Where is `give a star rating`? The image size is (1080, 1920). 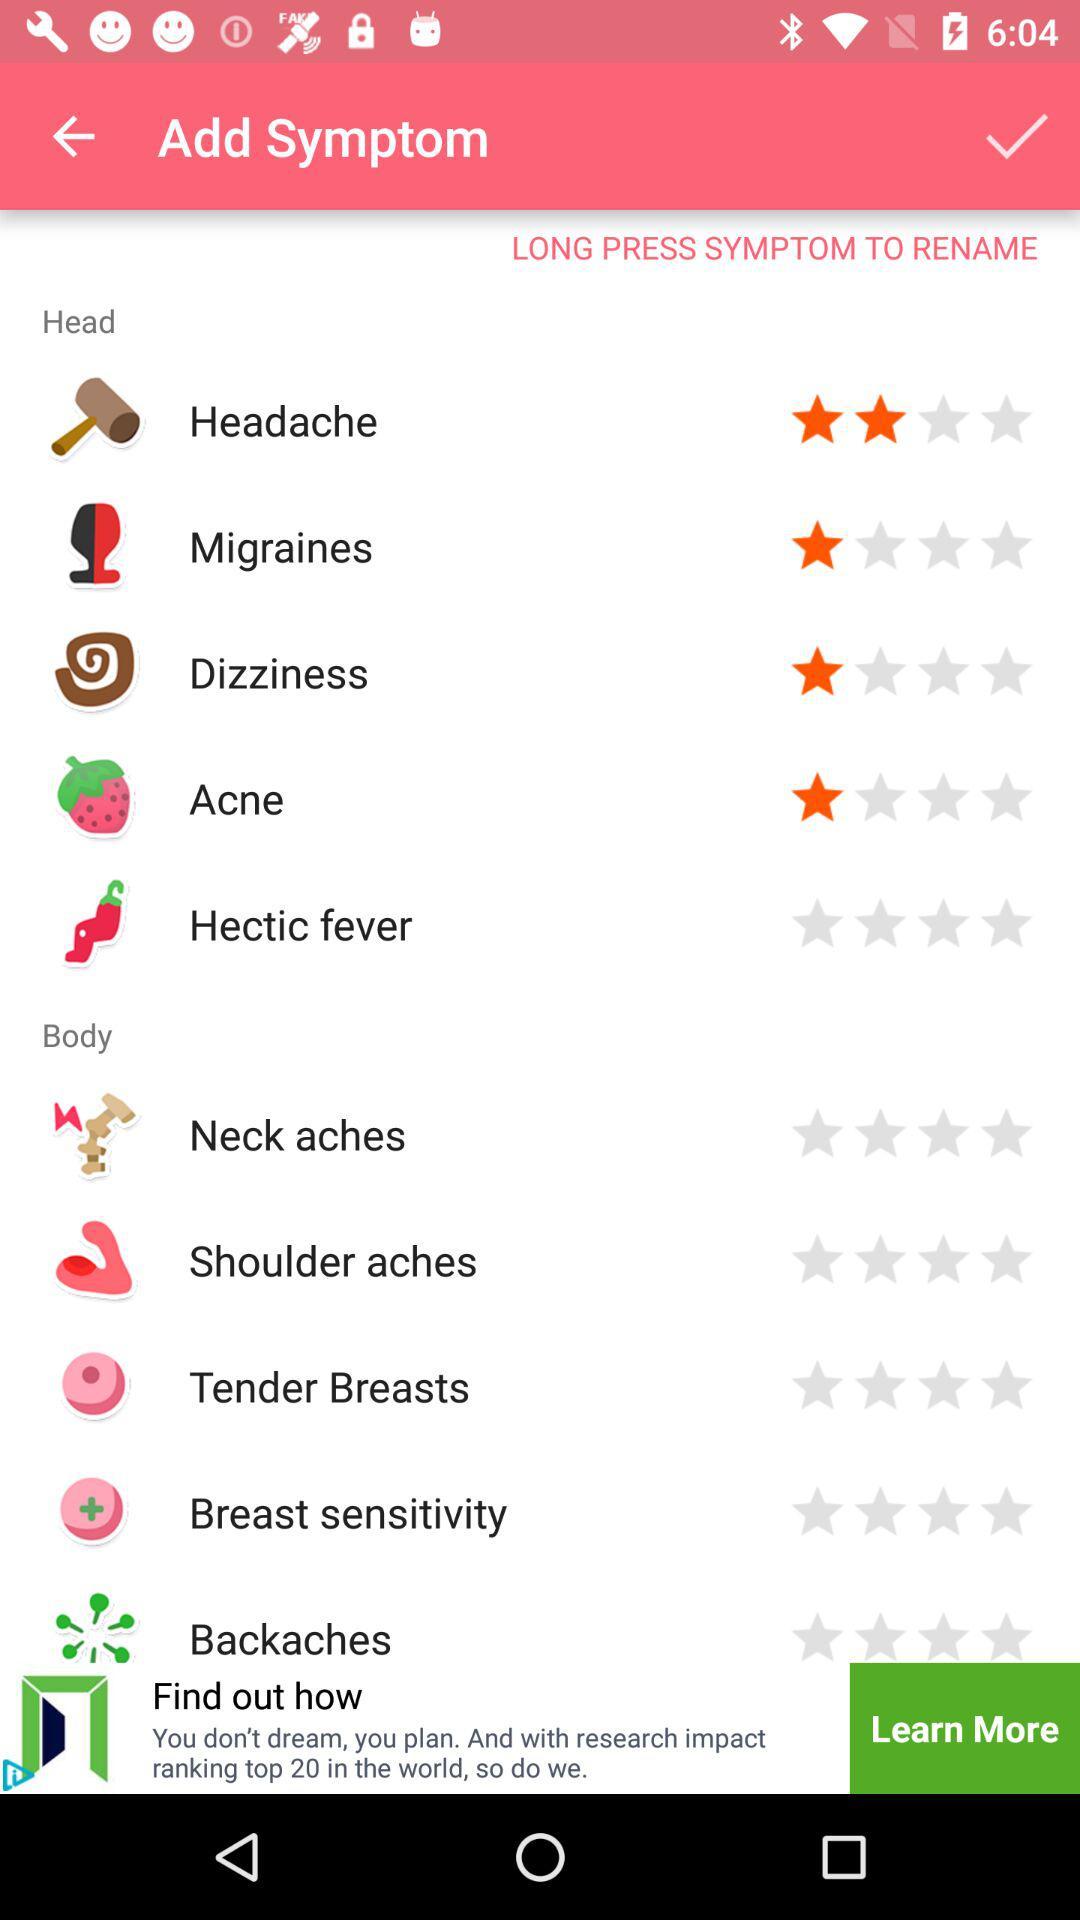 give a star rating is located at coordinates (879, 1133).